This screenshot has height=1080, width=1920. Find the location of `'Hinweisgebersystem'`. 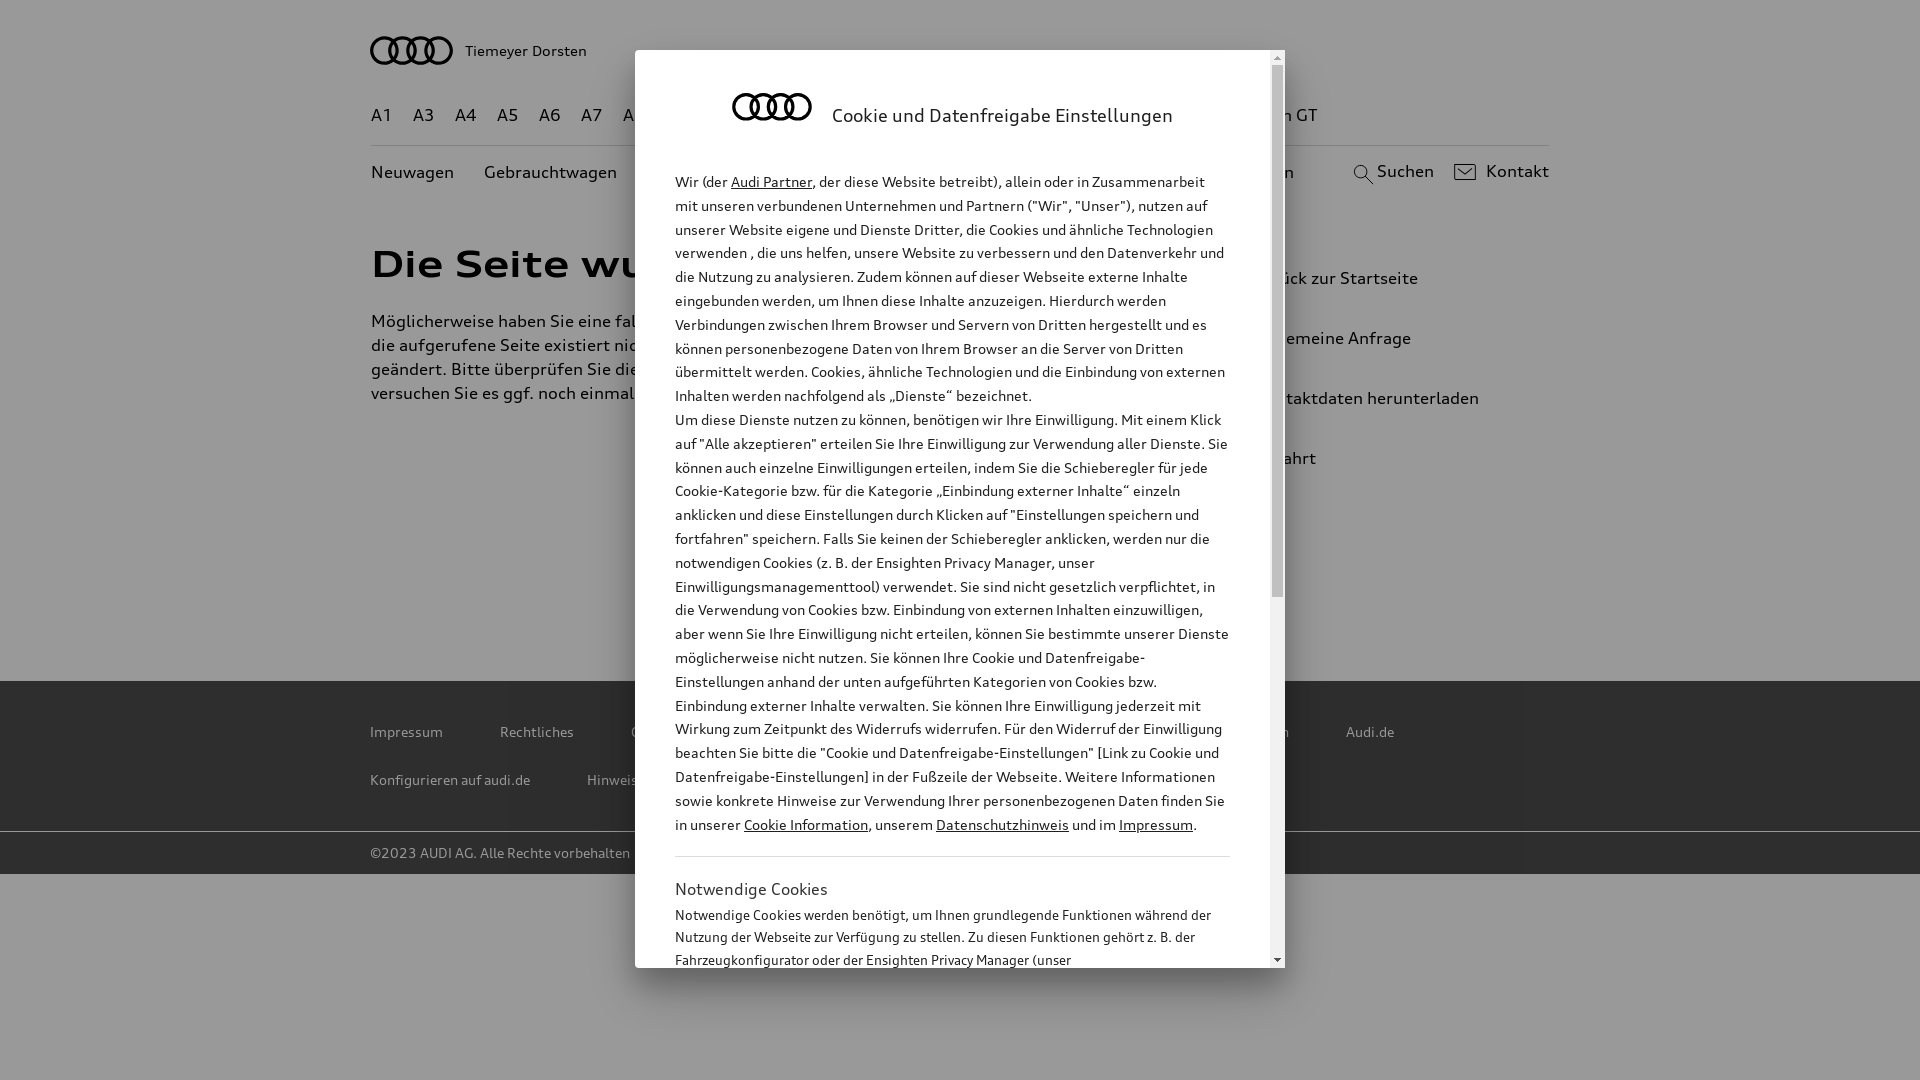

'Hinweisgebersystem' is located at coordinates (653, 778).